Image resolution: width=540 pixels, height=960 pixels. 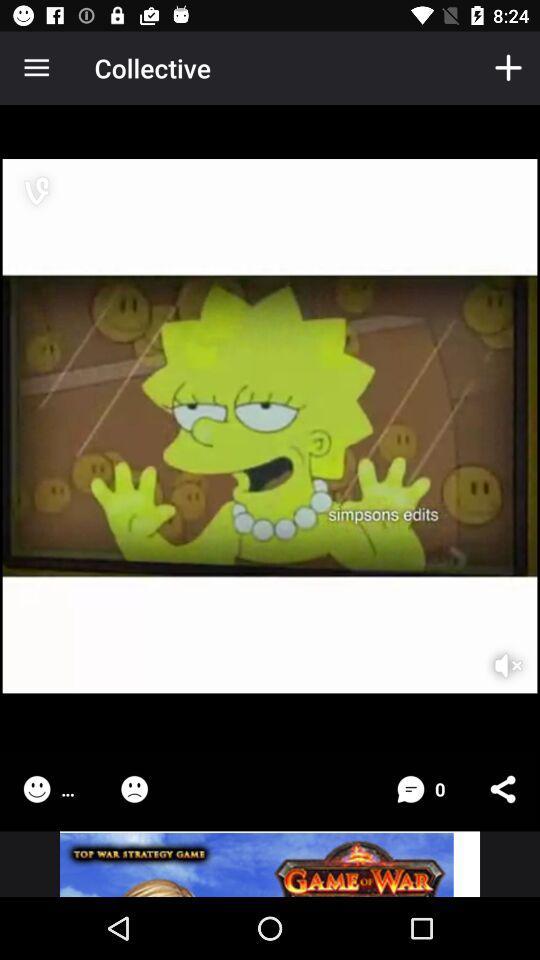 I want to click on the volume icon, so click(x=494, y=651).